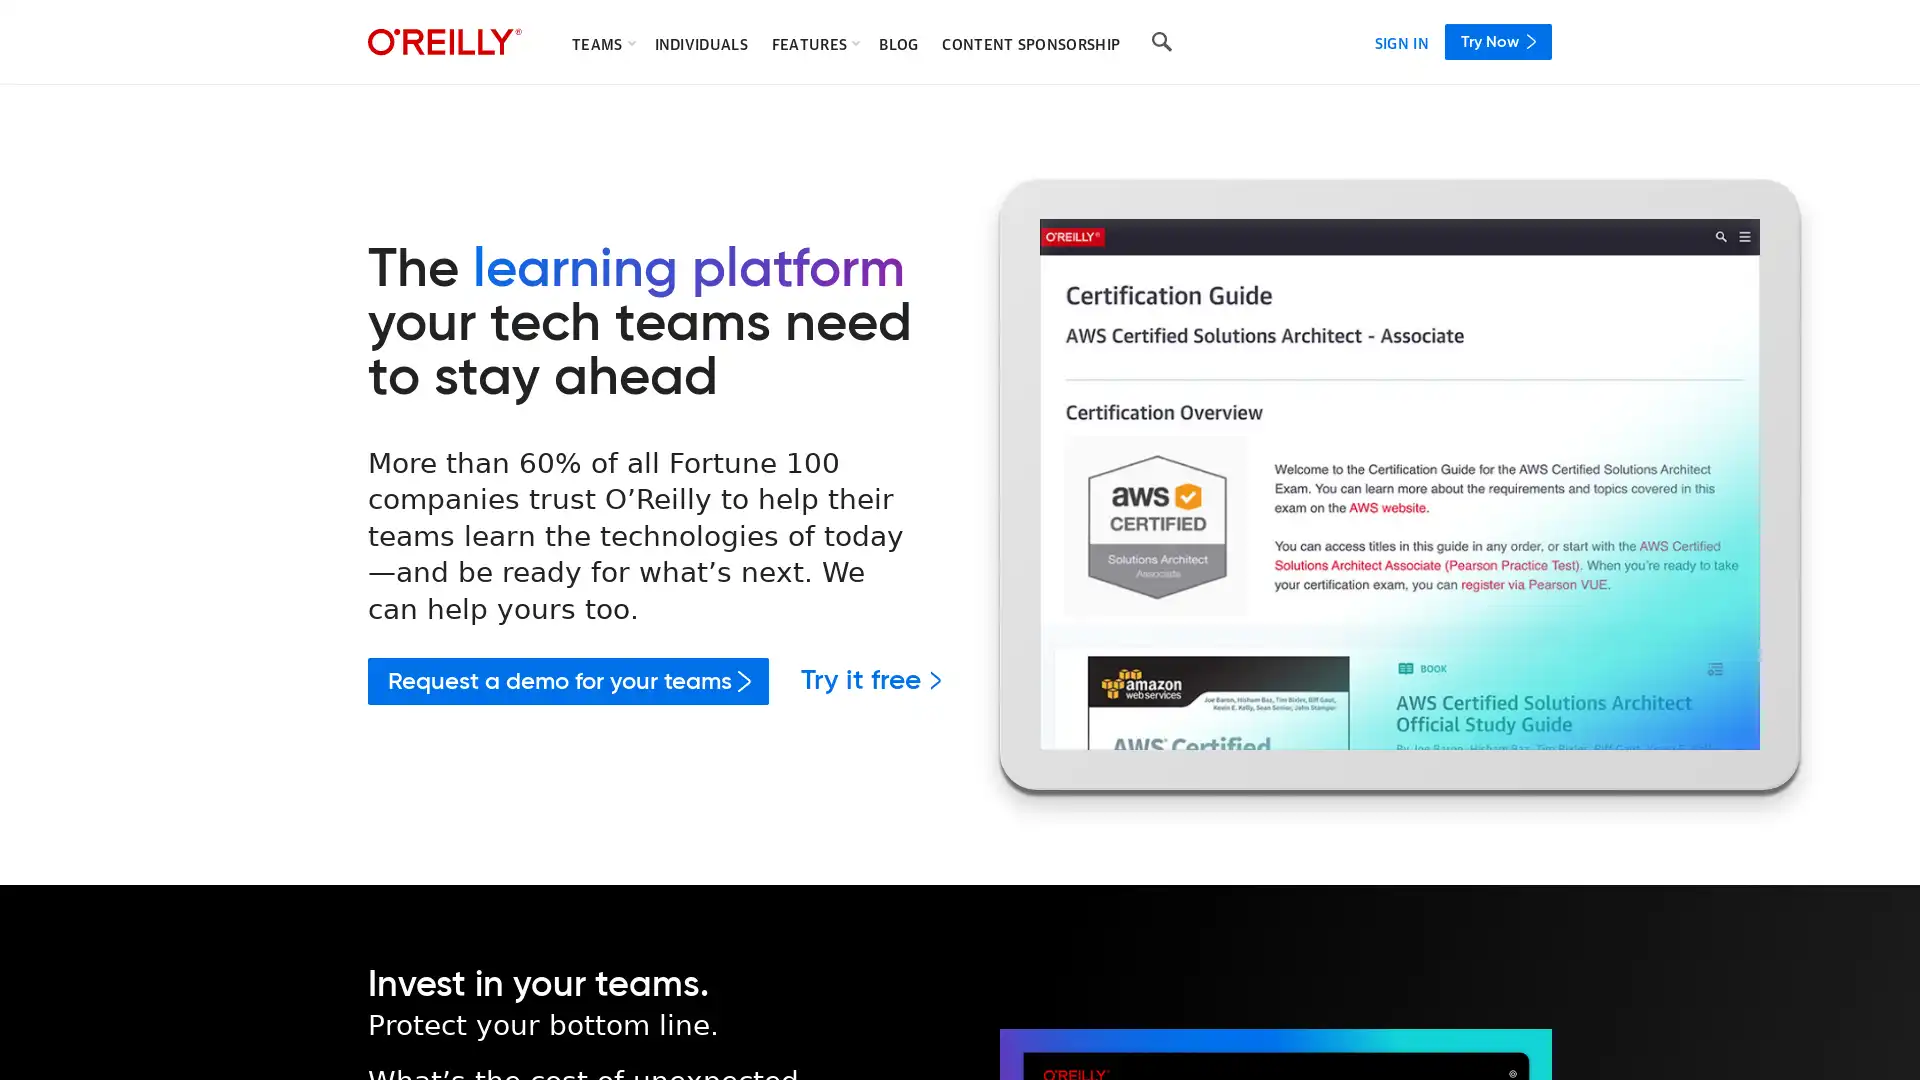 The height and width of the screenshot is (1080, 1920). I want to click on Search, so click(1161, 42).